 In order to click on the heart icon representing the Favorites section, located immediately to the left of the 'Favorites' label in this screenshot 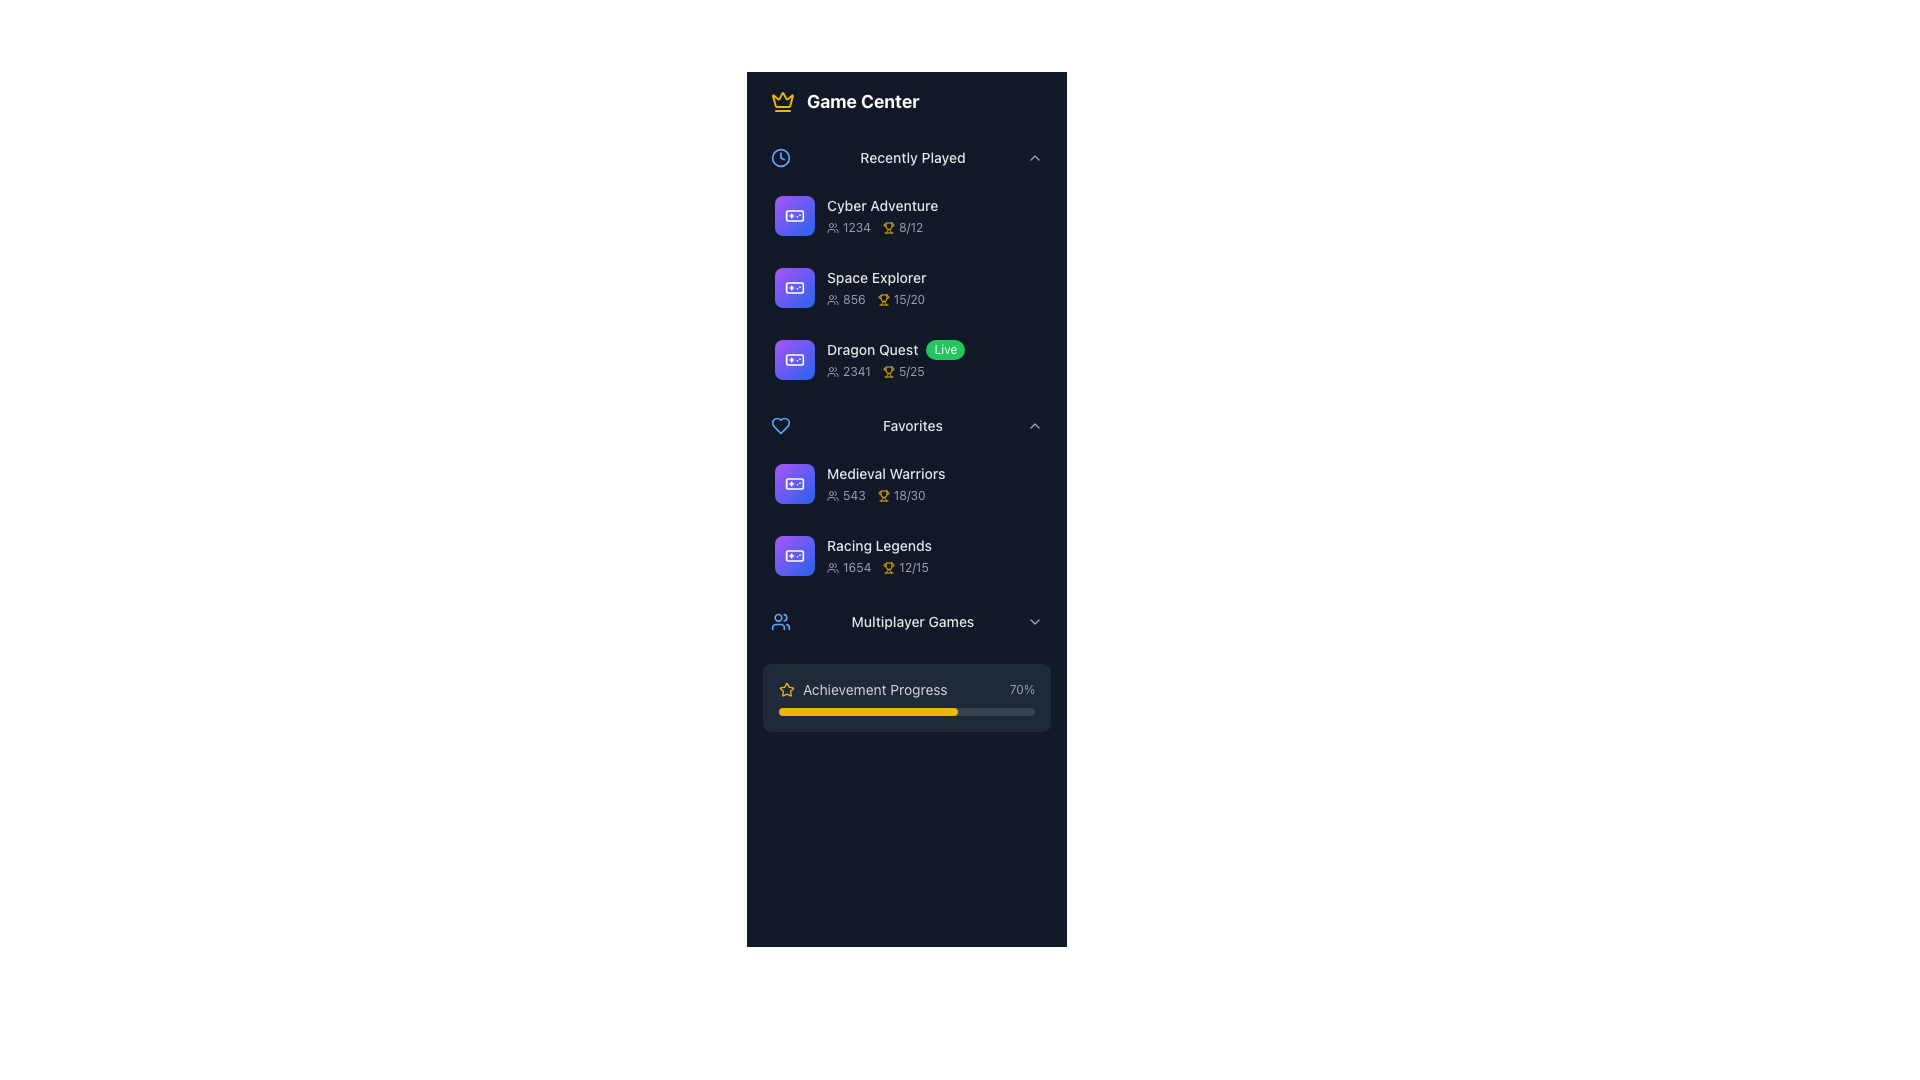, I will do `click(780, 424)`.